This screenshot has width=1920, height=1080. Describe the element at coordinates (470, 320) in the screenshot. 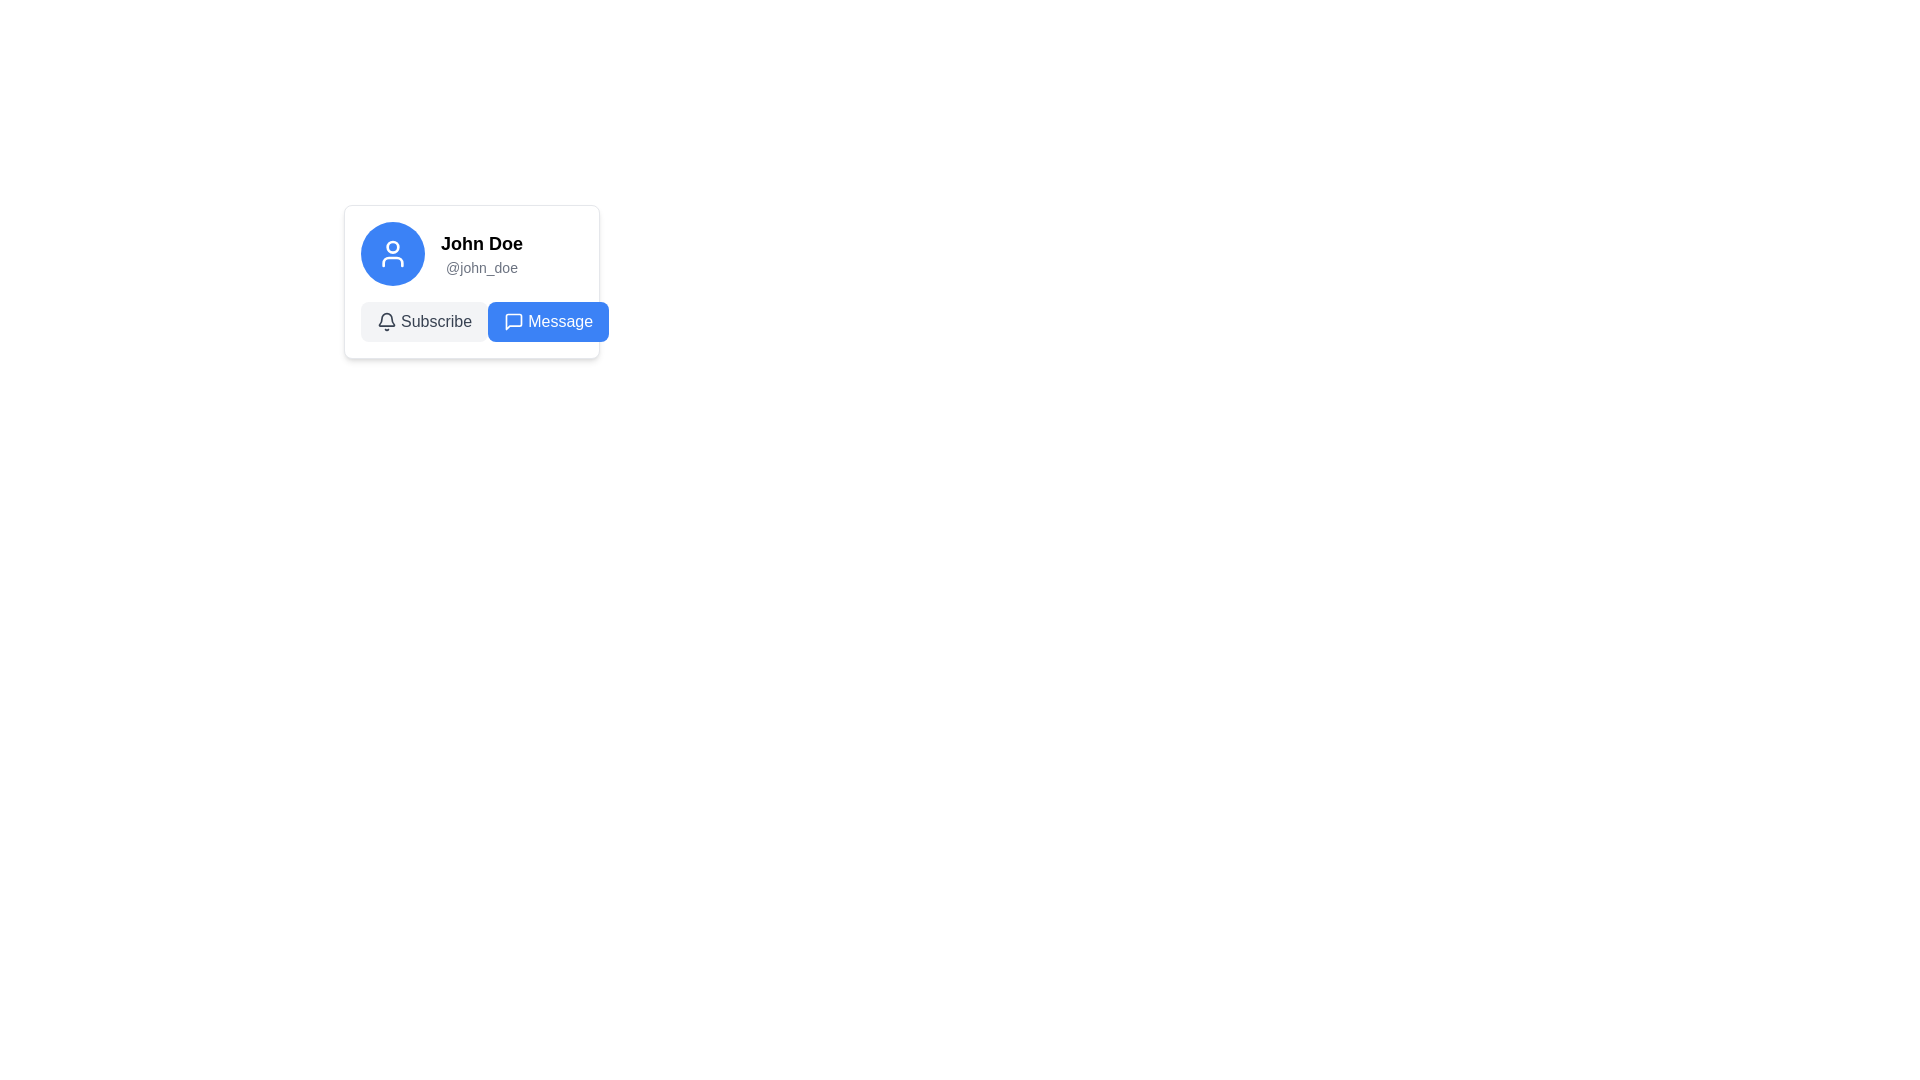

I see `the left subscription button located under the user's name 'John Doe' and handle '@john_doe' in the profile card` at that location.